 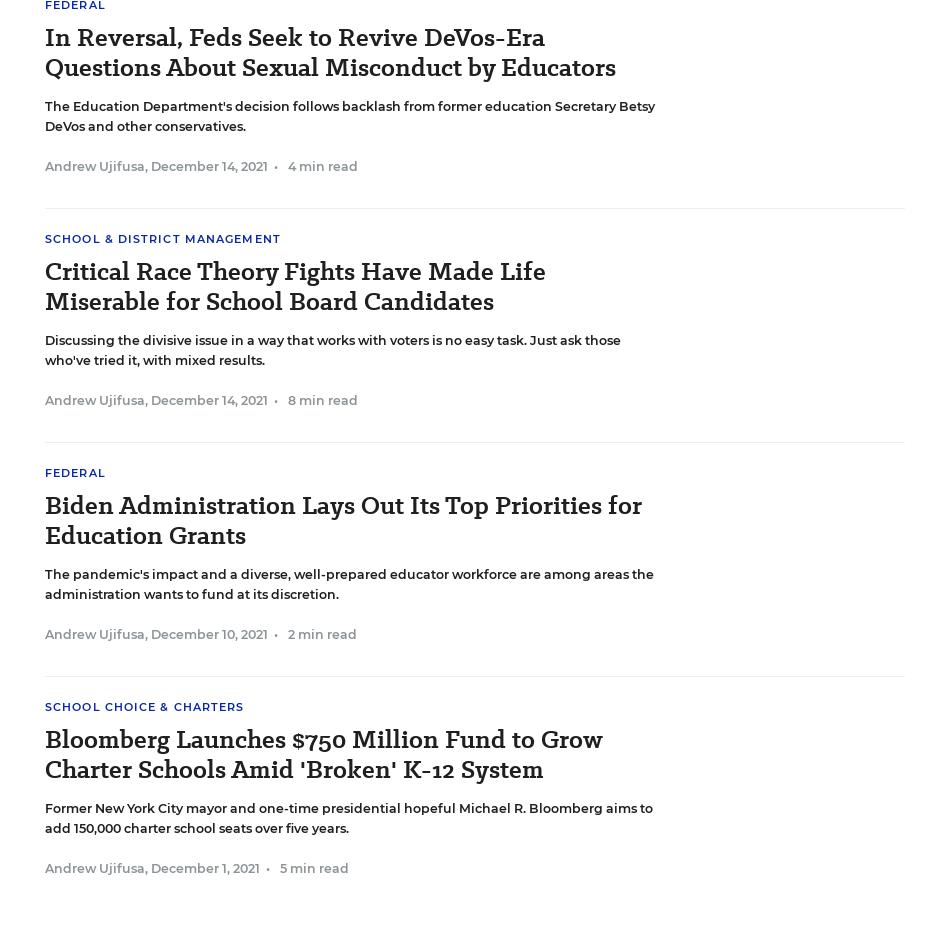 What do you see at coordinates (162, 238) in the screenshot?
I see `'School & District Management'` at bounding box center [162, 238].